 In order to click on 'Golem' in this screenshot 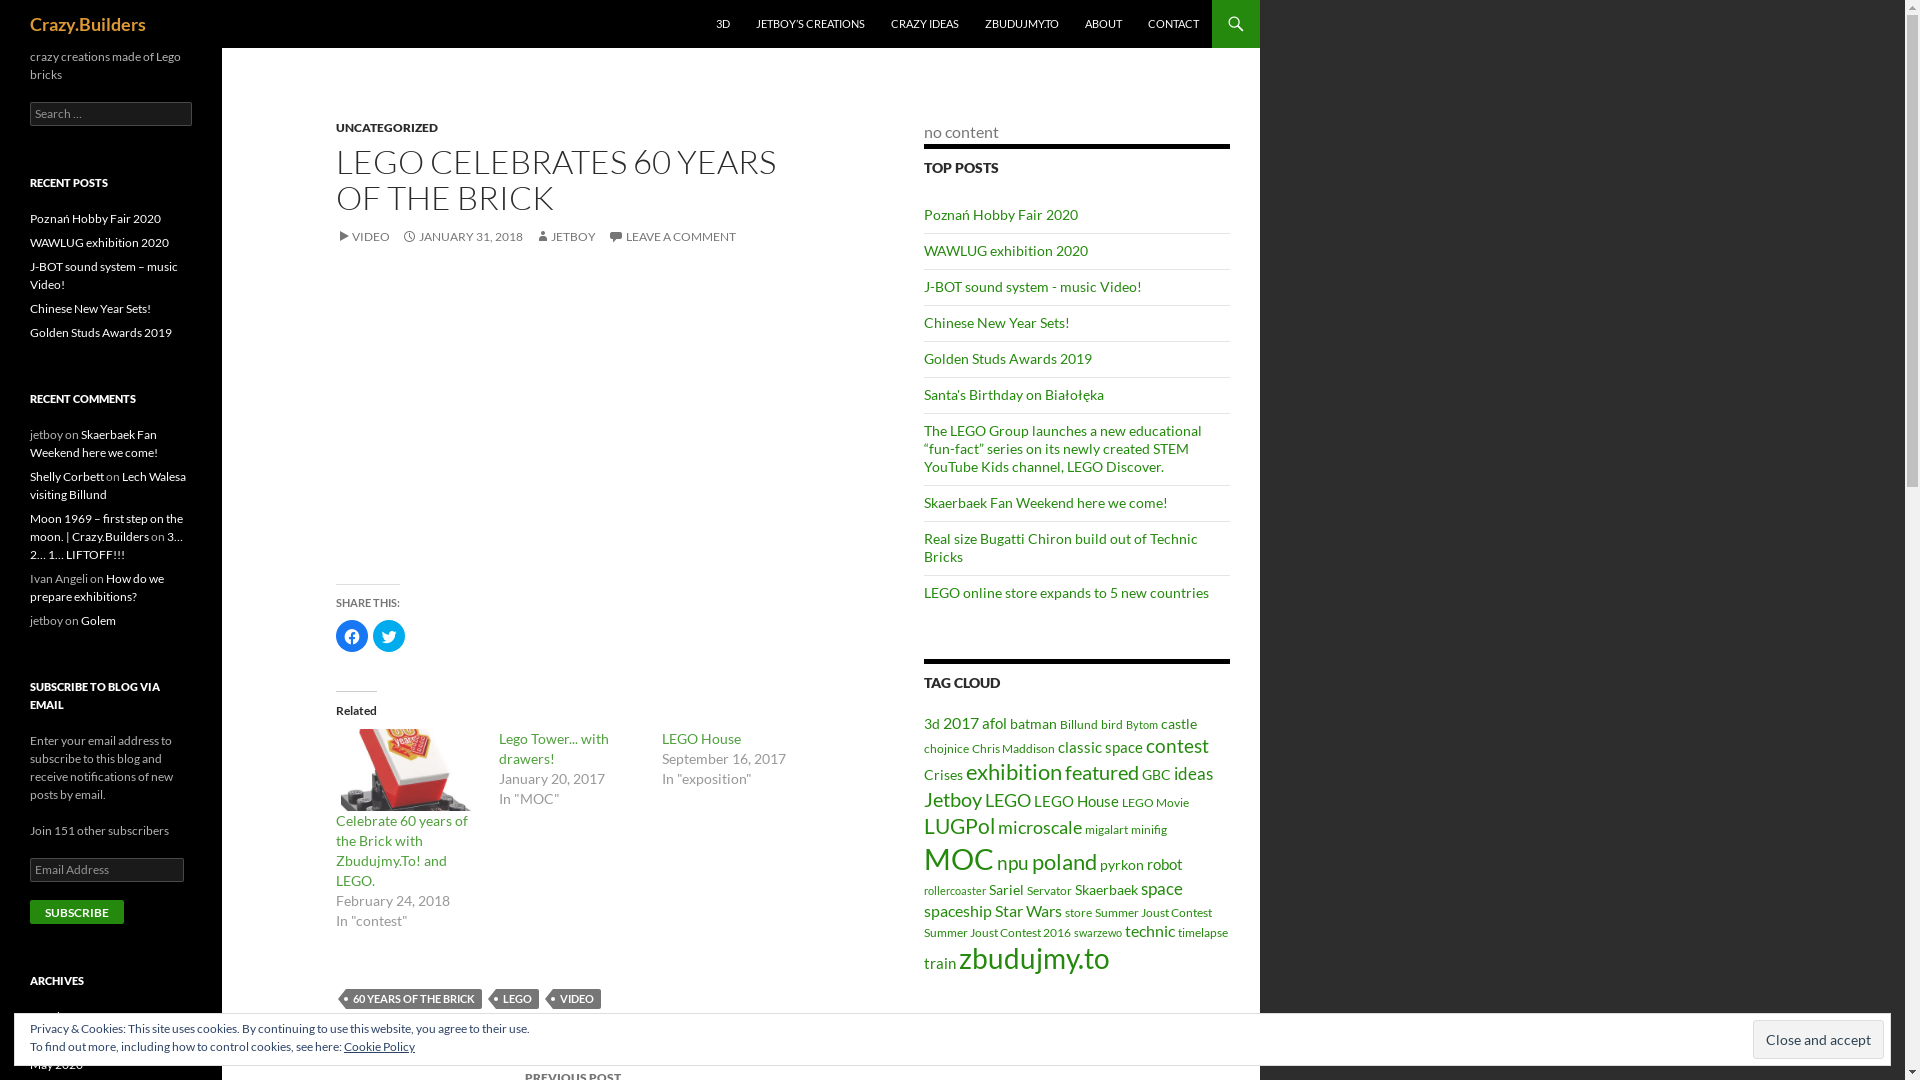, I will do `click(97, 619)`.